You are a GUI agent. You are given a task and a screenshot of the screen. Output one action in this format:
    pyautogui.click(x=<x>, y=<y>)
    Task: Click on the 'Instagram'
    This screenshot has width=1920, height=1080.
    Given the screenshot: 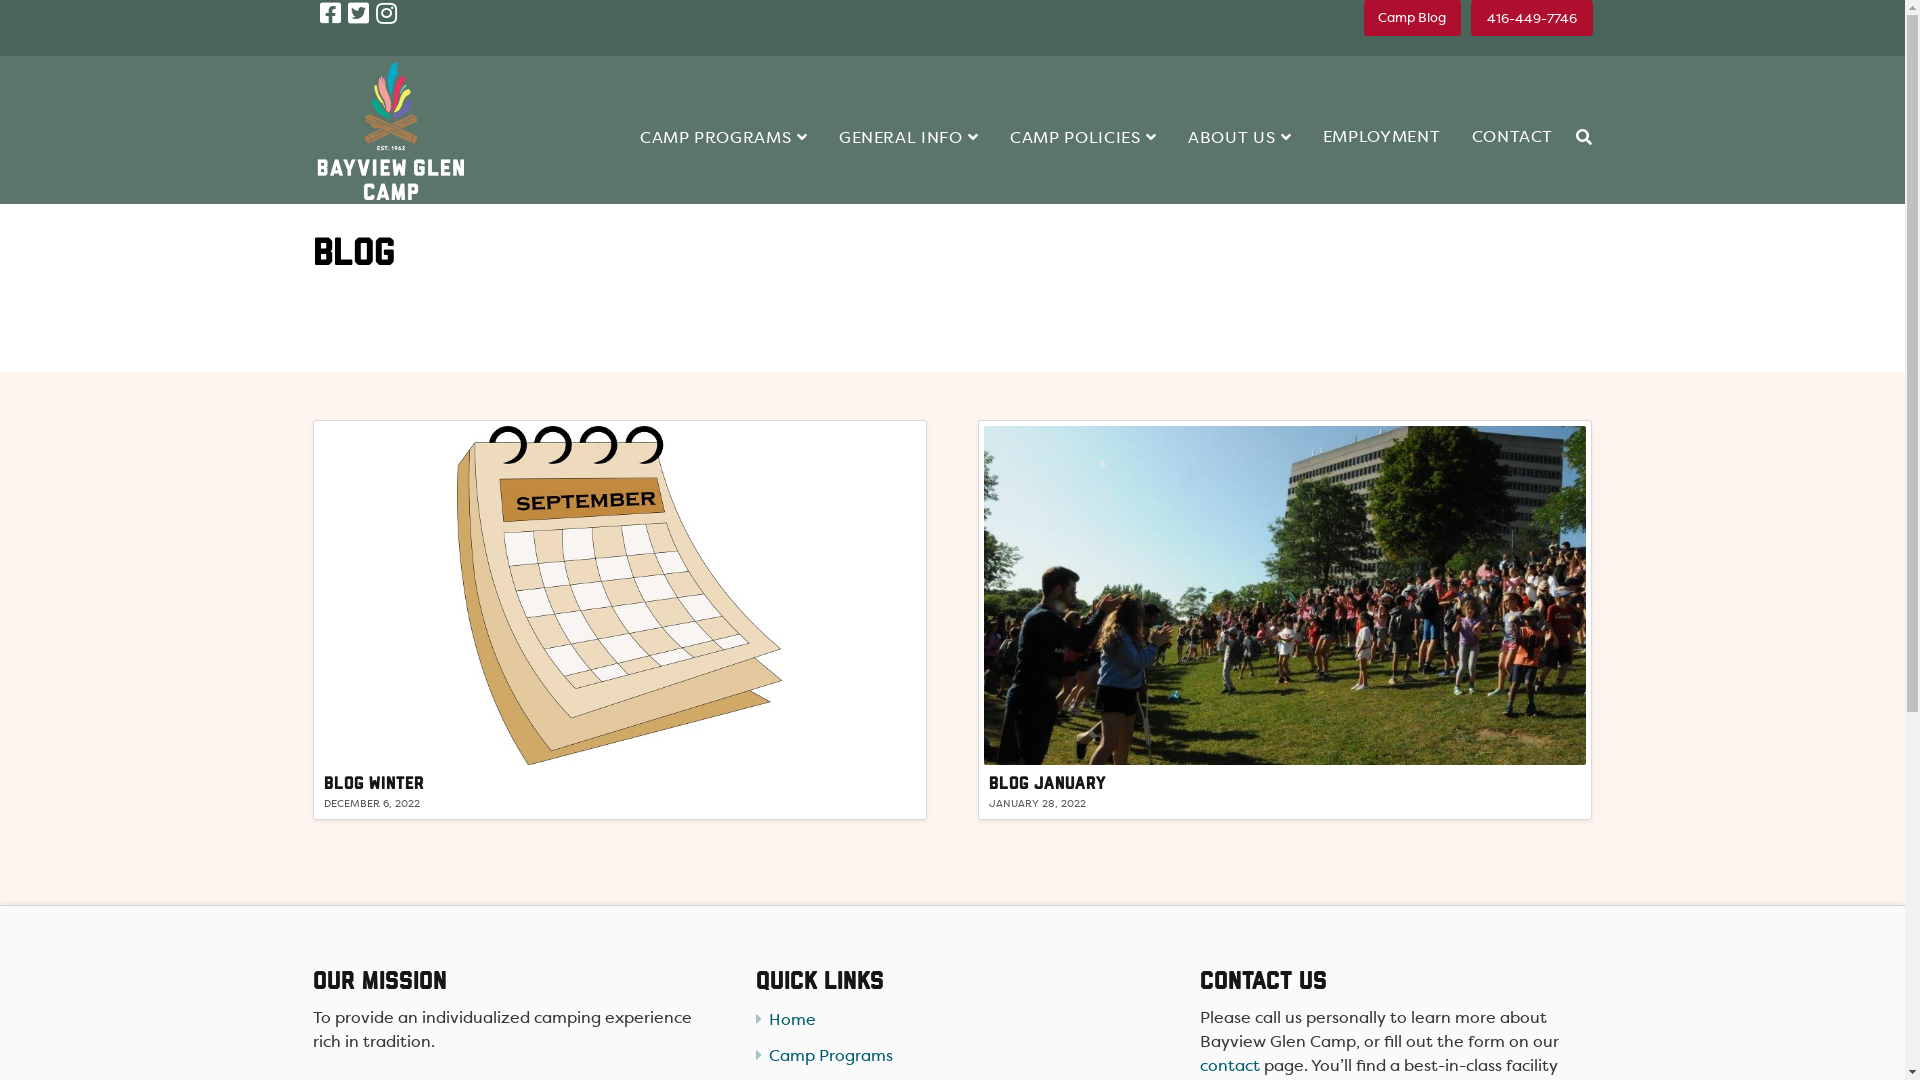 What is the action you would take?
    pyautogui.click(x=375, y=12)
    